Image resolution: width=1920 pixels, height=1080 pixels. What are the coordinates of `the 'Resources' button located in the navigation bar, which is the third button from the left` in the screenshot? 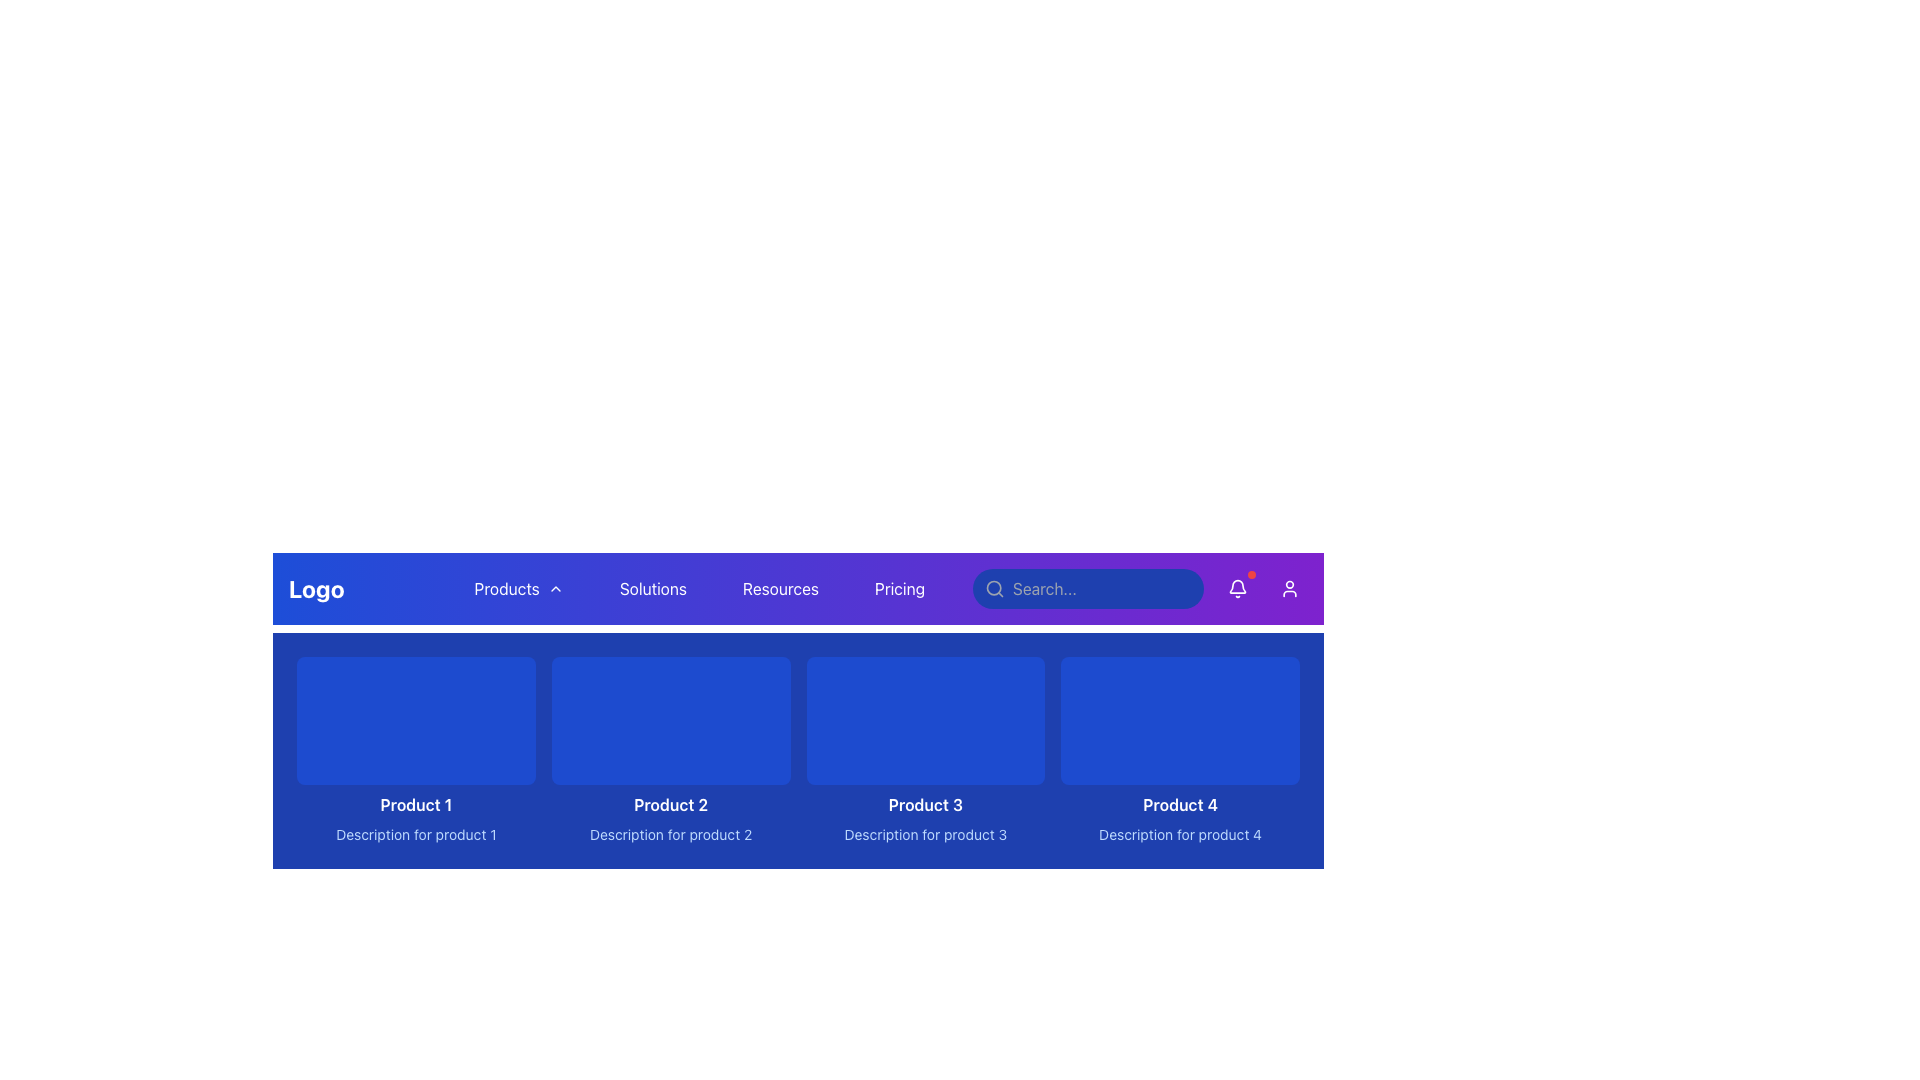 It's located at (780, 588).